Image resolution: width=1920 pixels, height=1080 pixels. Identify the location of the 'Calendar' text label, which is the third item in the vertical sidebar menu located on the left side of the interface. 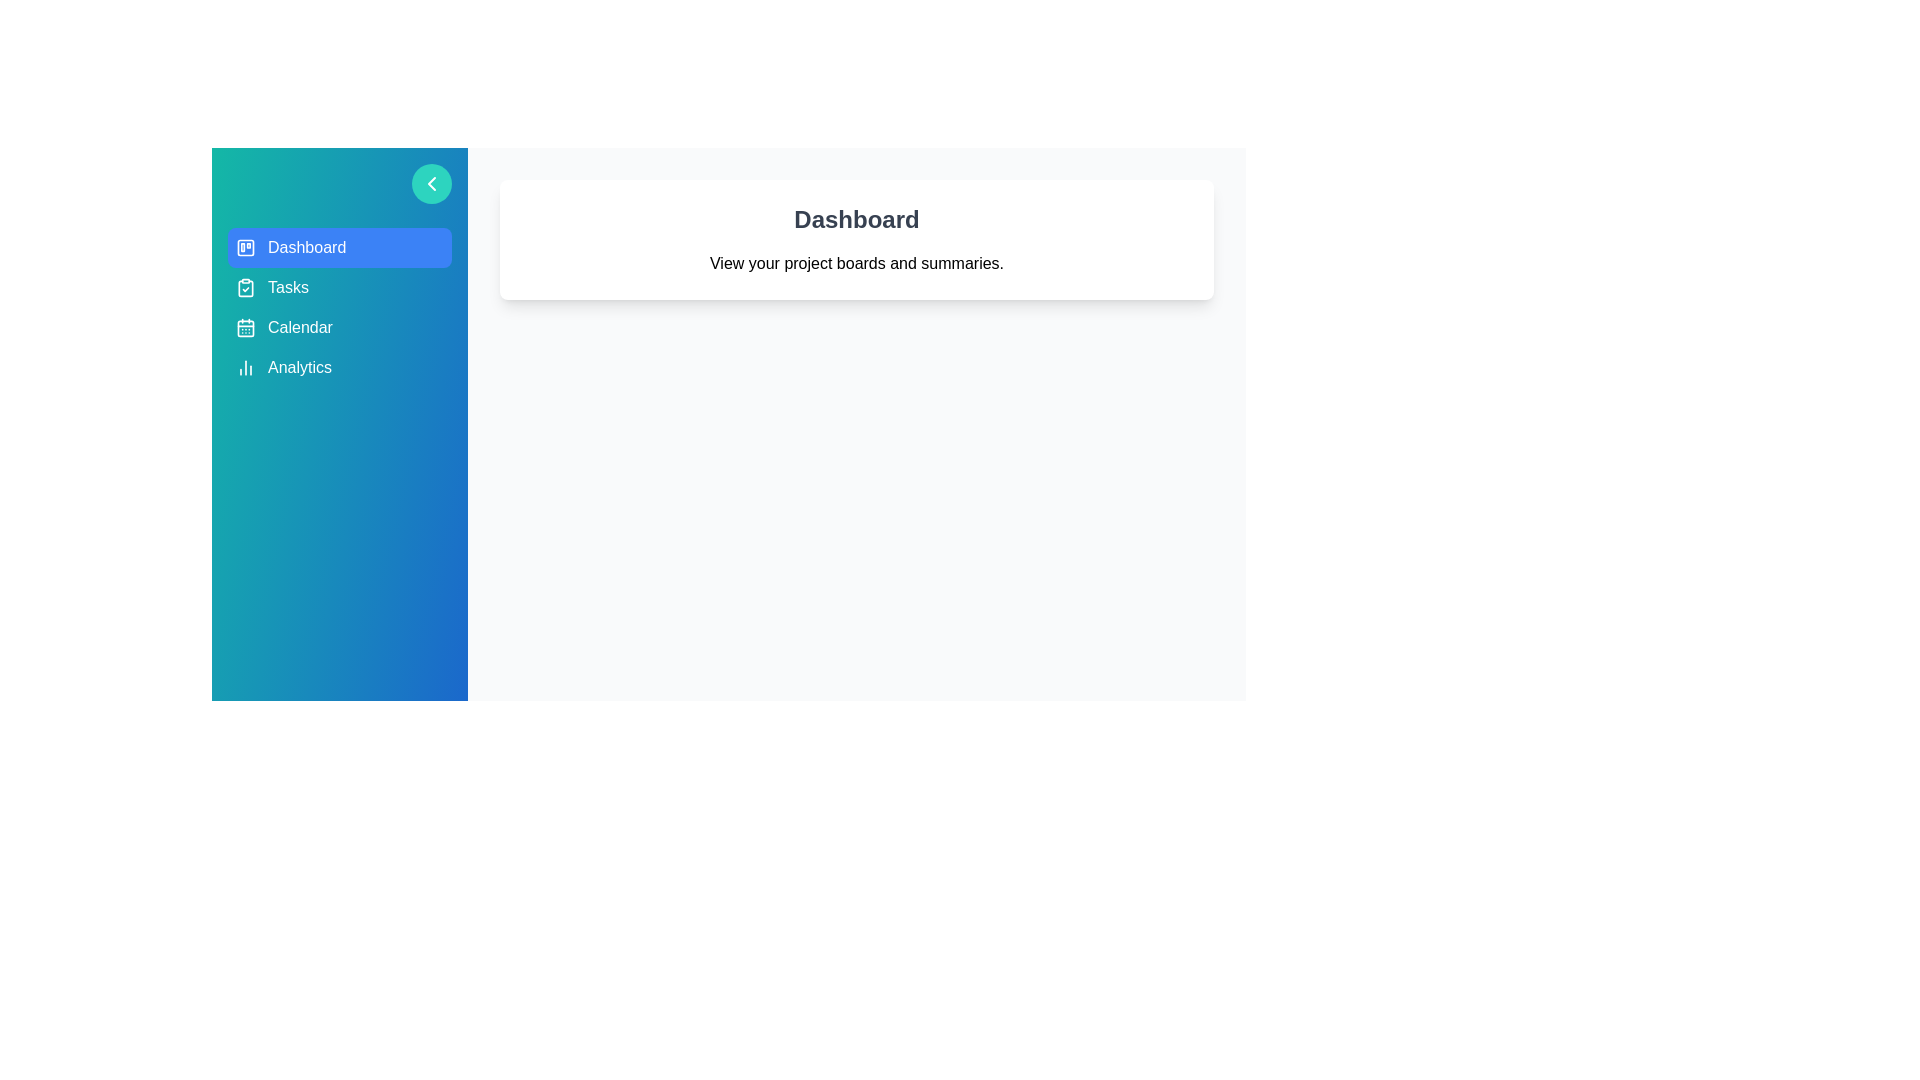
(299, 326).